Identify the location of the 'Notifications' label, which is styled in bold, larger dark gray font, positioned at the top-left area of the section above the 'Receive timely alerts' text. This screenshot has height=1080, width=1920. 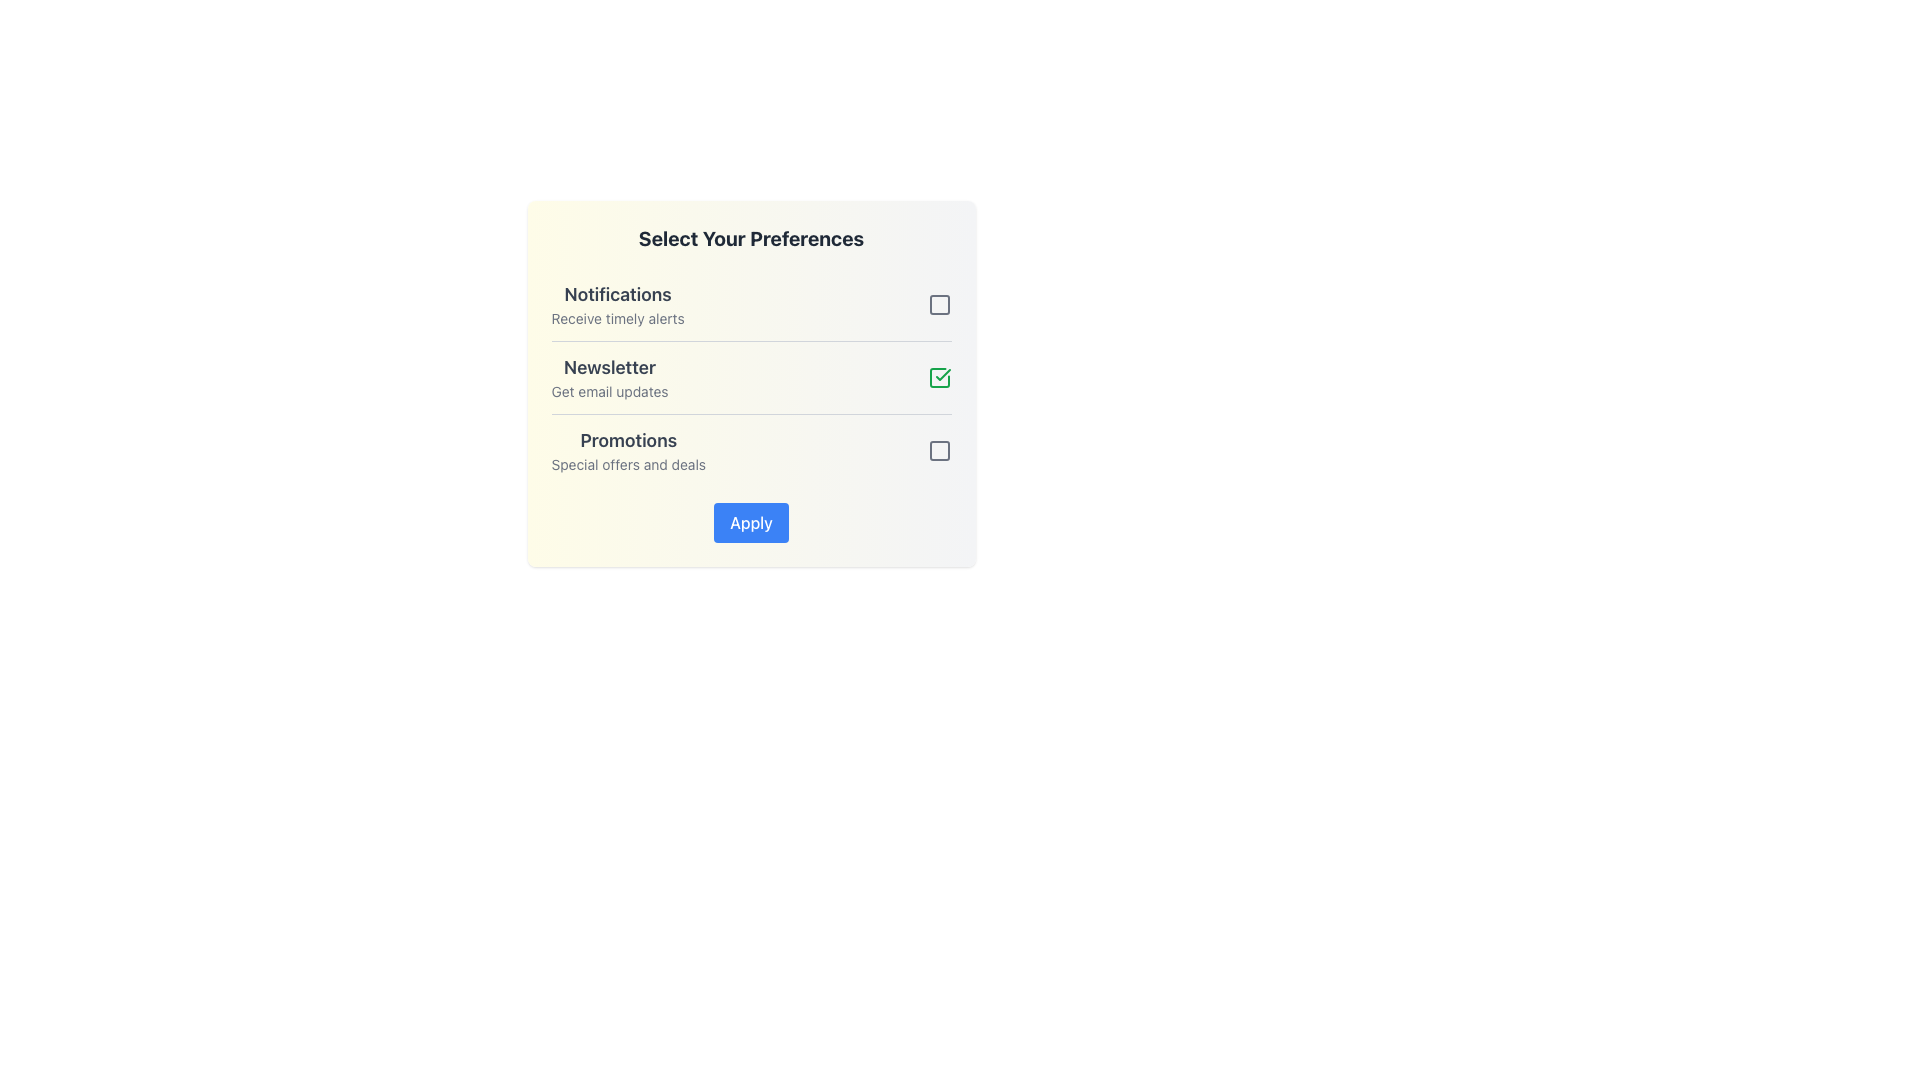
(617, 294).